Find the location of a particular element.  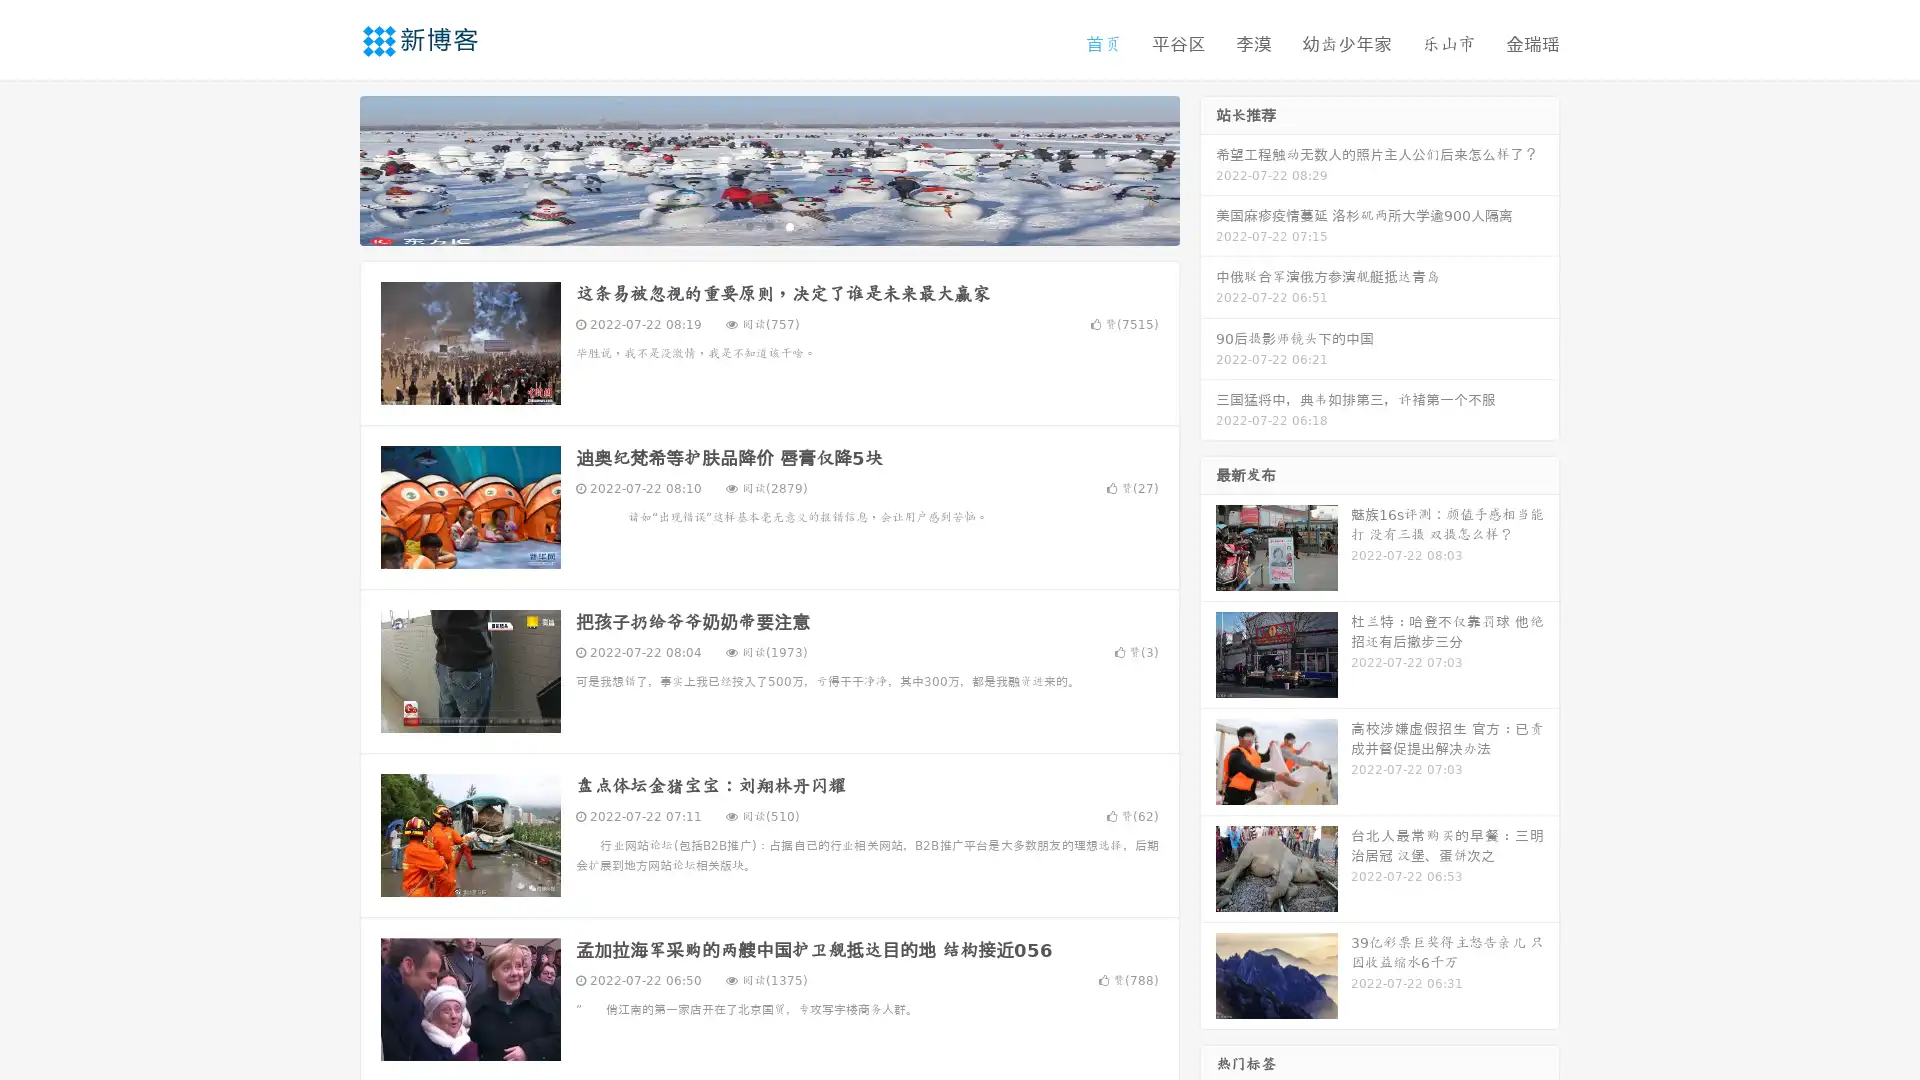

Next slide is located at coordinates (1208, 168).